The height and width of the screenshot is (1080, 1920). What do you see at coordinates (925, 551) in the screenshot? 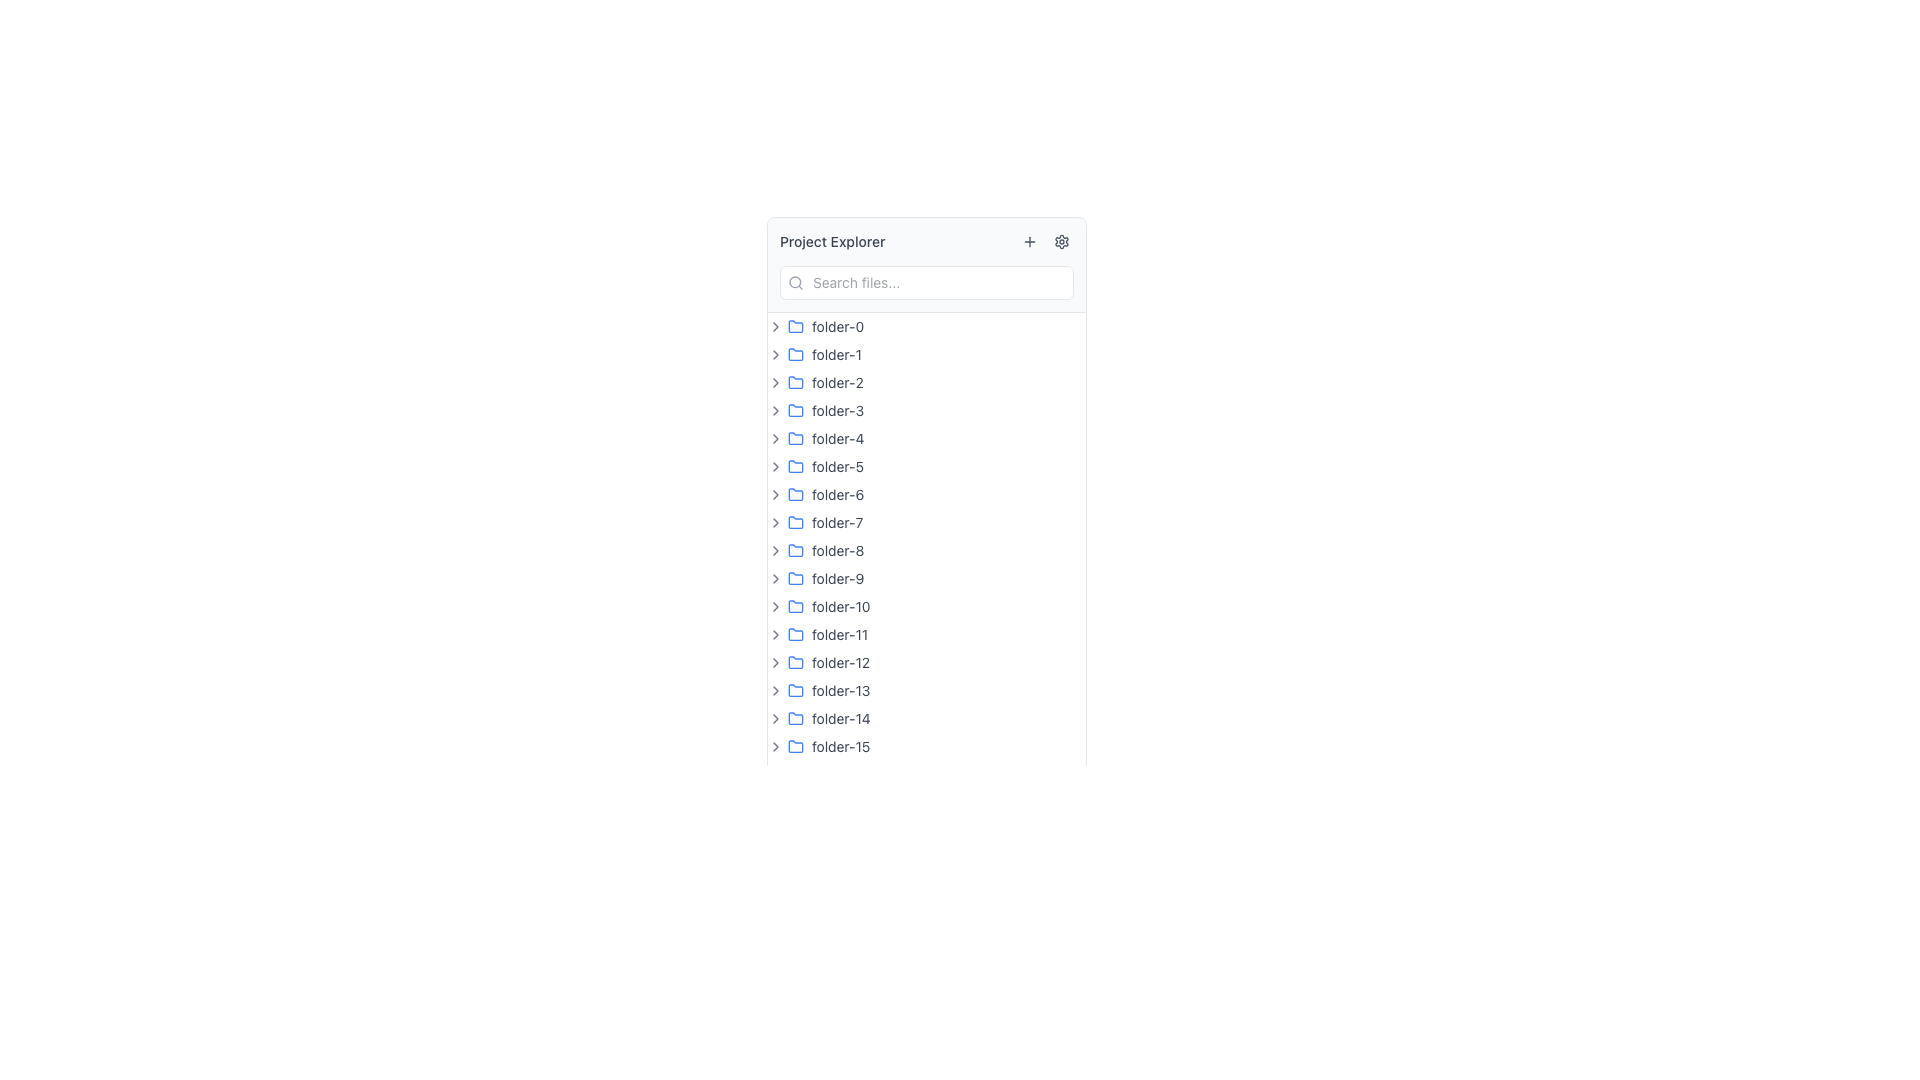
I see `the list item representing the folder named 'folder-8'` at bounding box center [925, 551].